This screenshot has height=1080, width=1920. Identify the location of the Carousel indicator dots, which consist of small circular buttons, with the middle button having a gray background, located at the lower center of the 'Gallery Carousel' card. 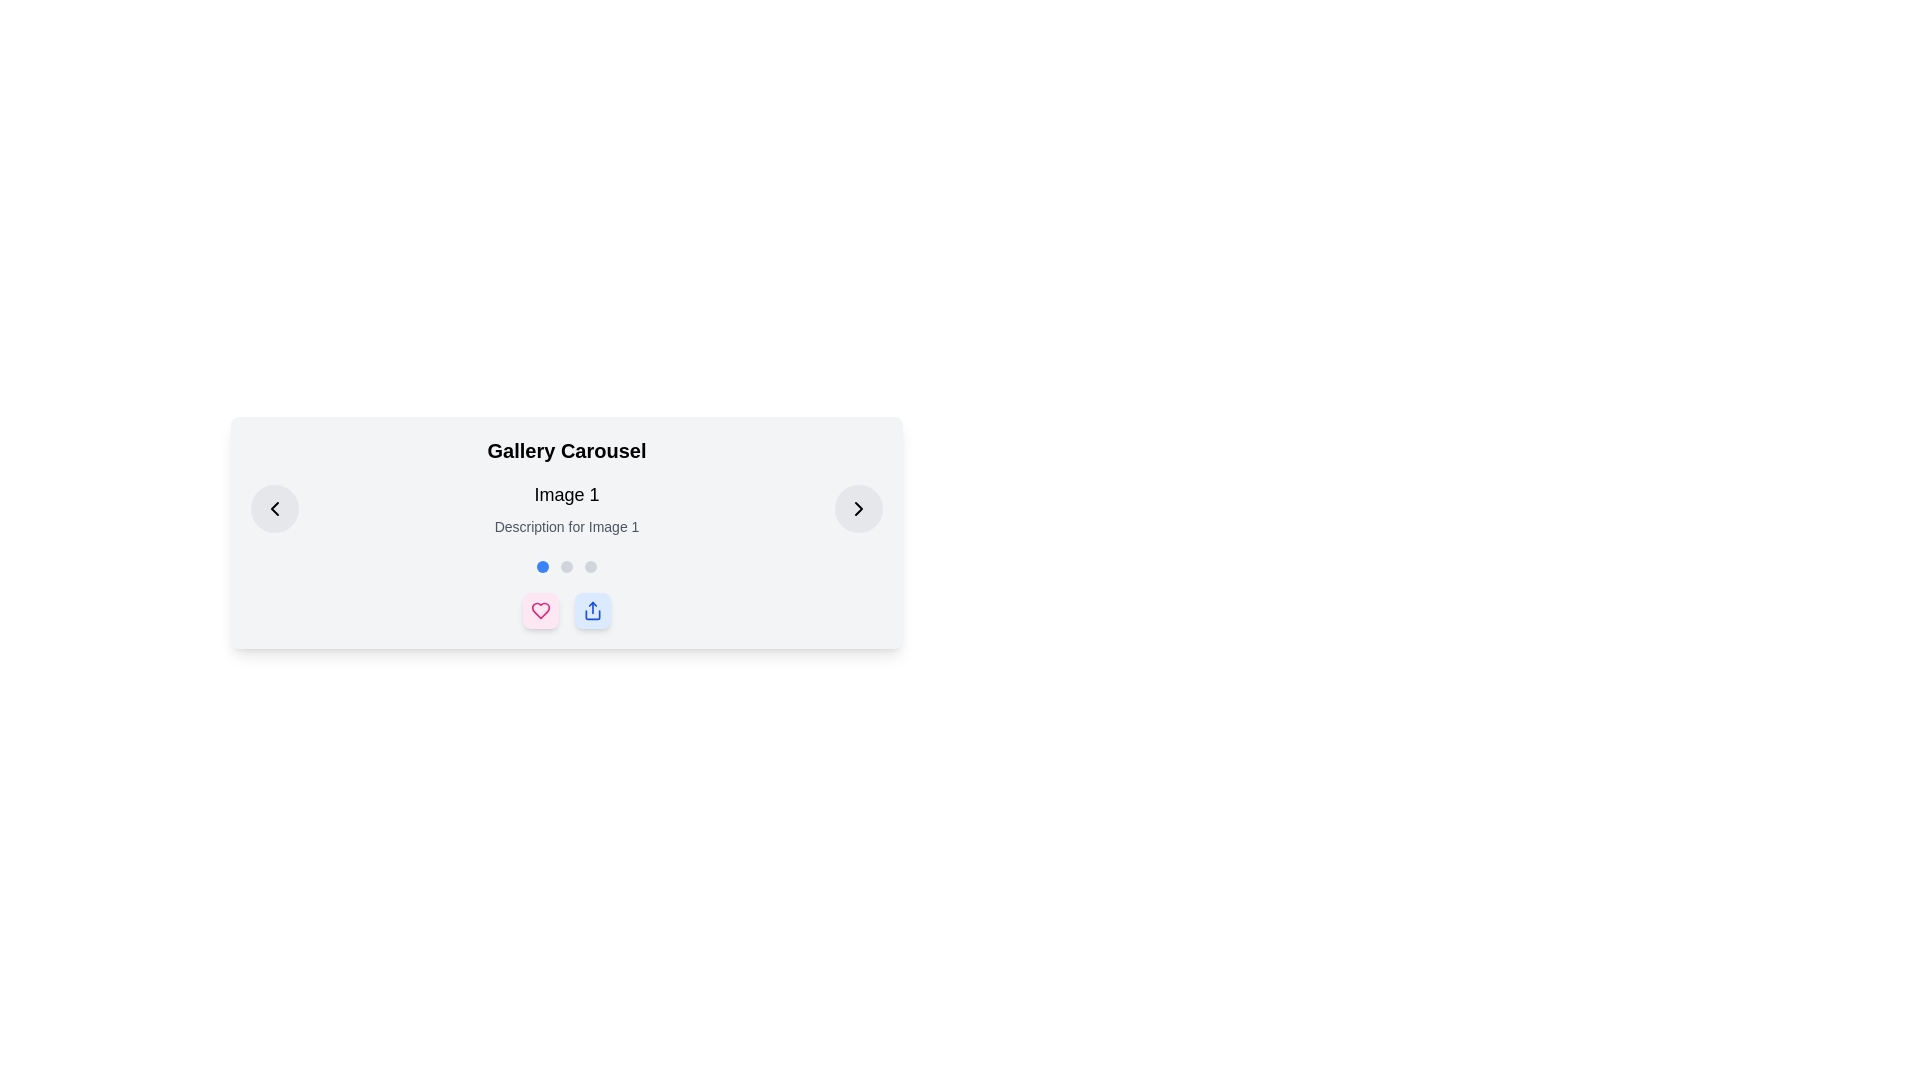
(565, 567).